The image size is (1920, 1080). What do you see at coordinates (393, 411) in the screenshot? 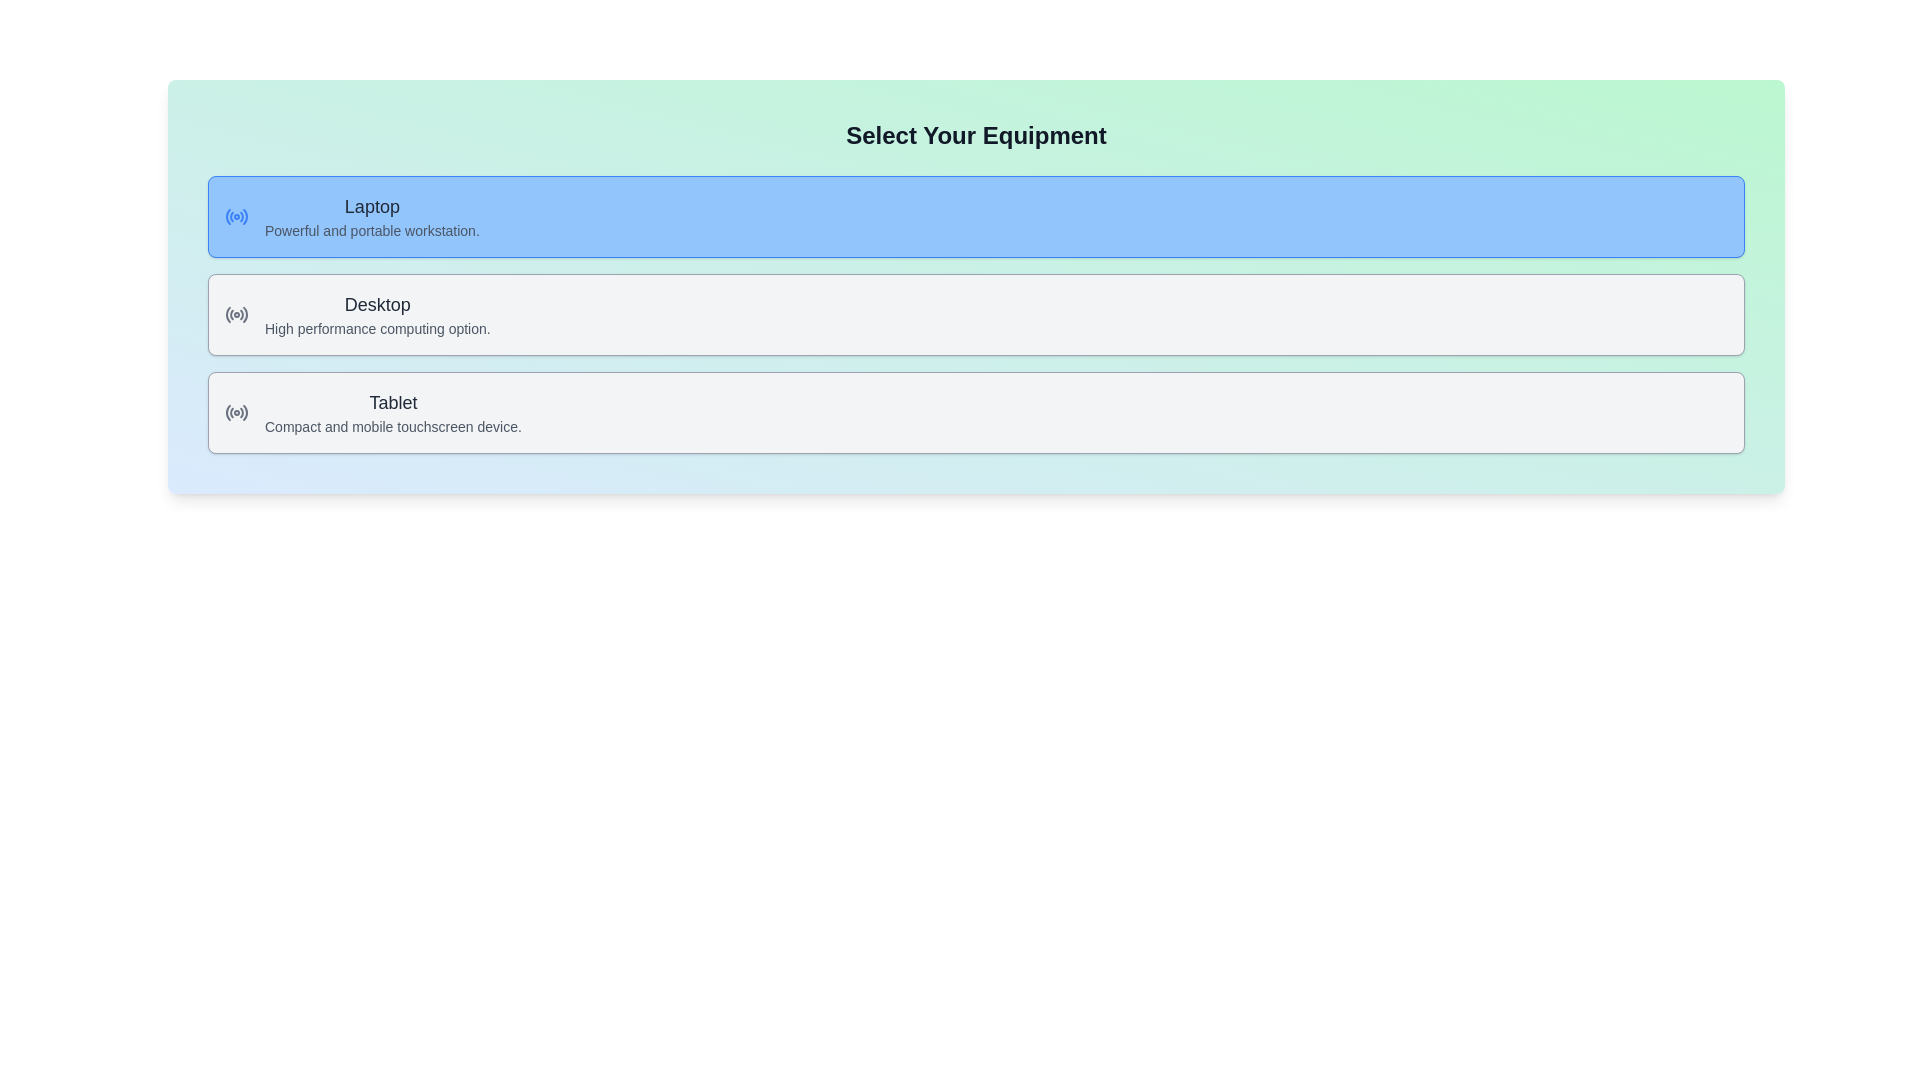
I see `the Text label that describes the tablet option, located in the second row of selectable options beneath the 'Desktop' option` at bounding box center [393, 411].